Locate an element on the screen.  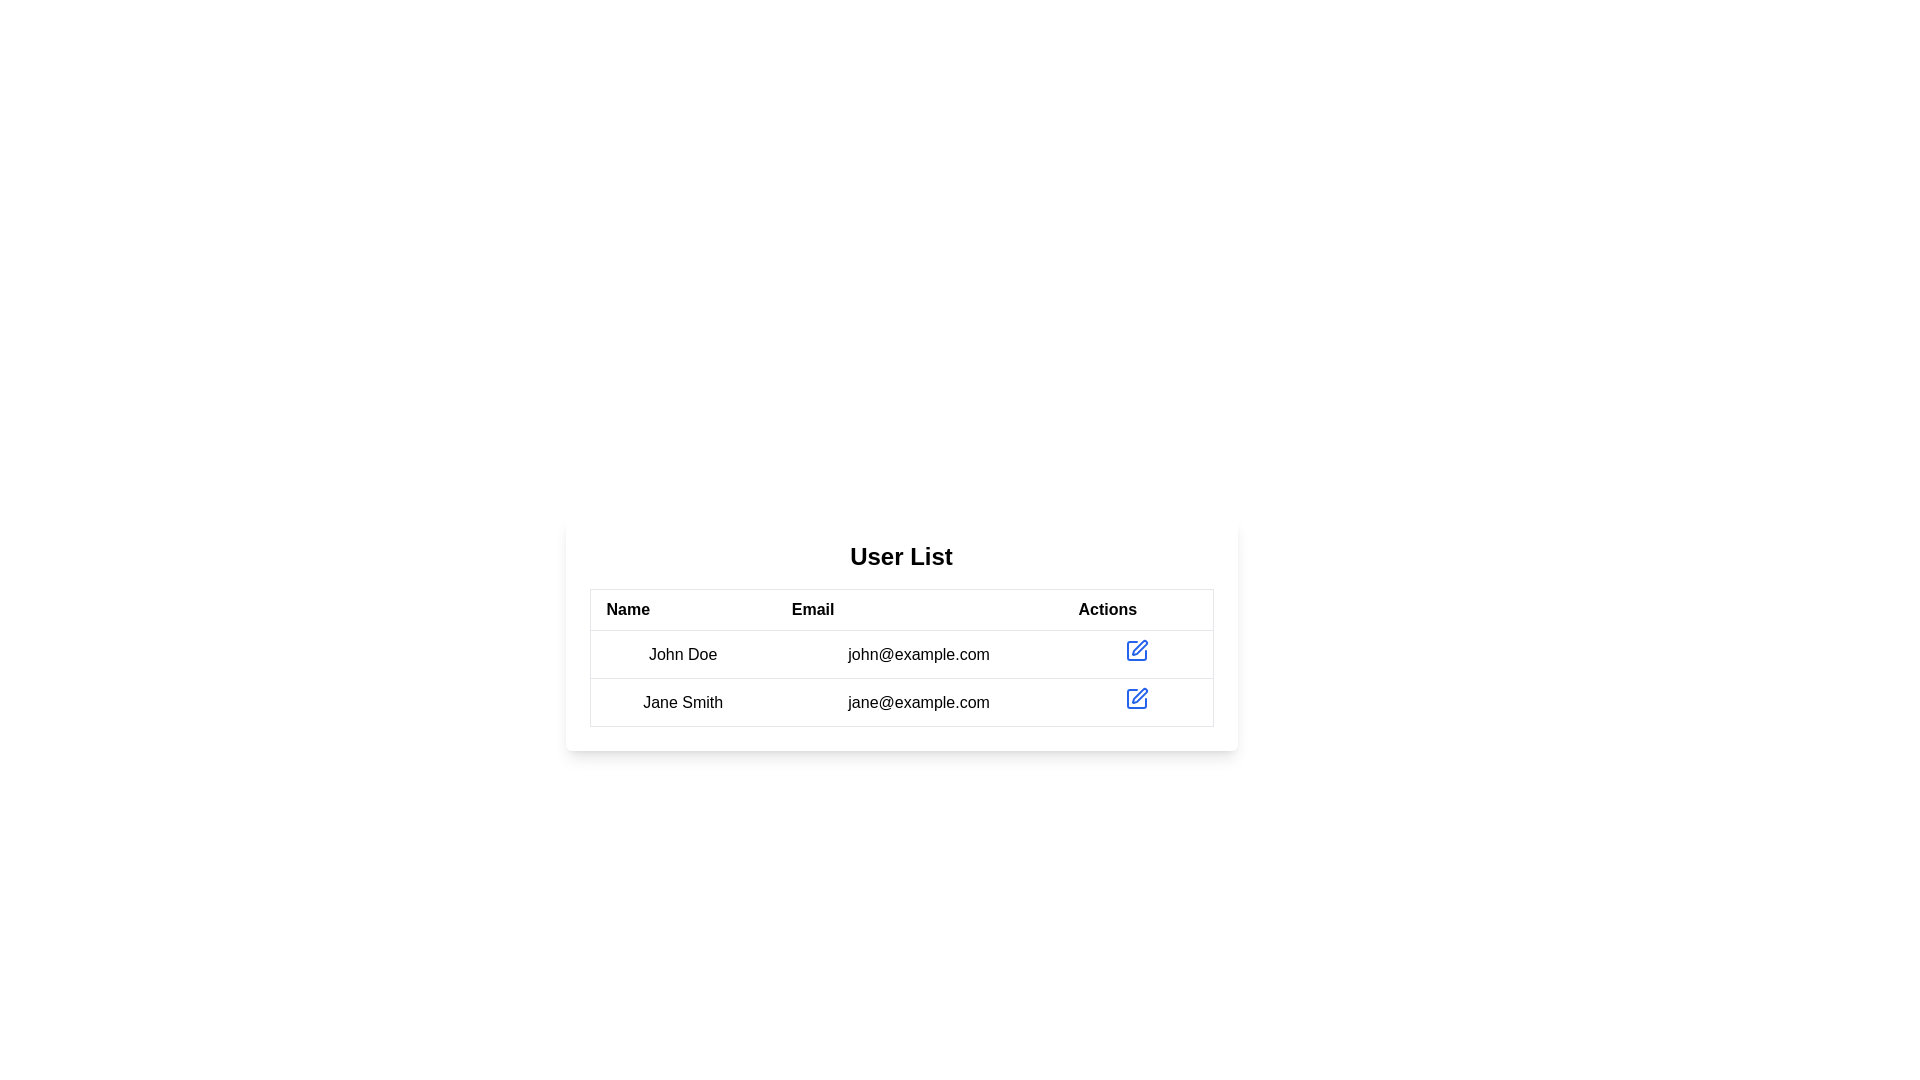
the non-interactive text field displaying 'john@example.com' in the 'Email' column of the 'User List' table for 'John Doe' is located at coordinates (918, 654).